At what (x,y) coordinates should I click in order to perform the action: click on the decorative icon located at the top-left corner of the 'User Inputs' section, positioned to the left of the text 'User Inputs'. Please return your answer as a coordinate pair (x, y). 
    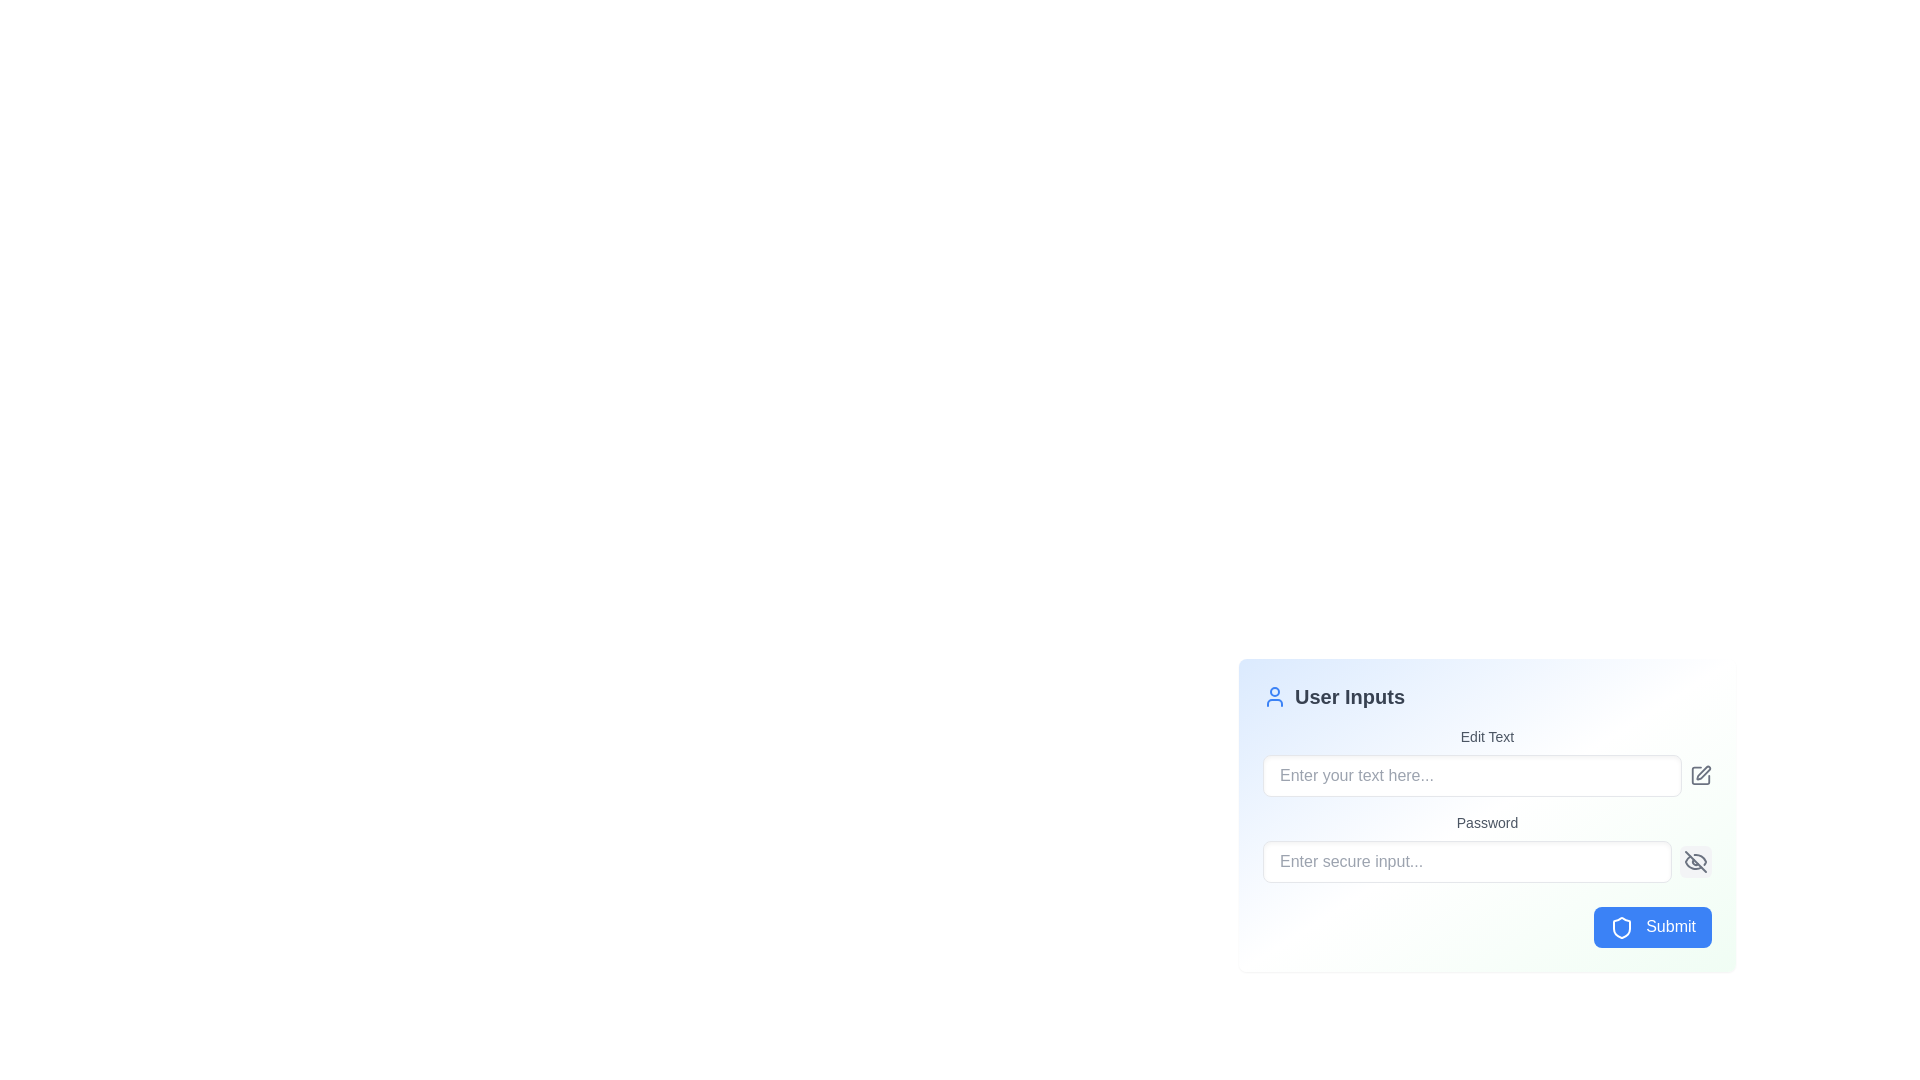
    Looking at the image, I should click on (1274, 696).